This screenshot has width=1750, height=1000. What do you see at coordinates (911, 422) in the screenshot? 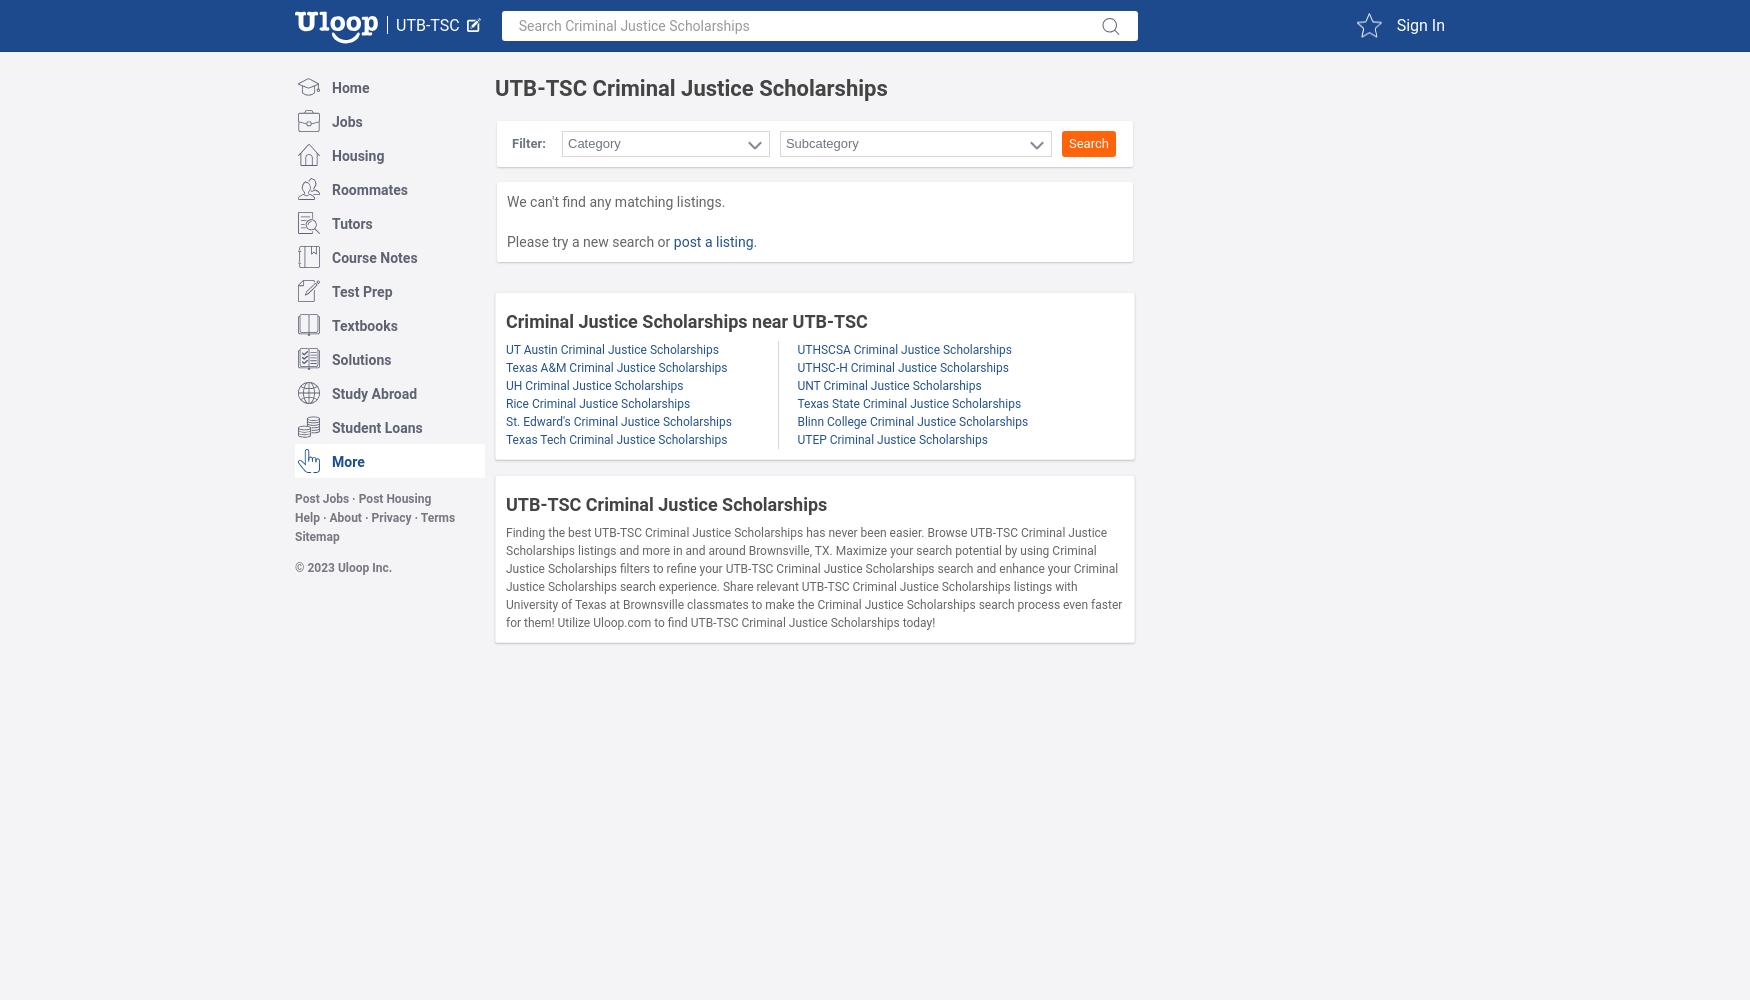
I see `'Blinn College Criminal Justice Scholarships'` at bounding box center [911, 422].